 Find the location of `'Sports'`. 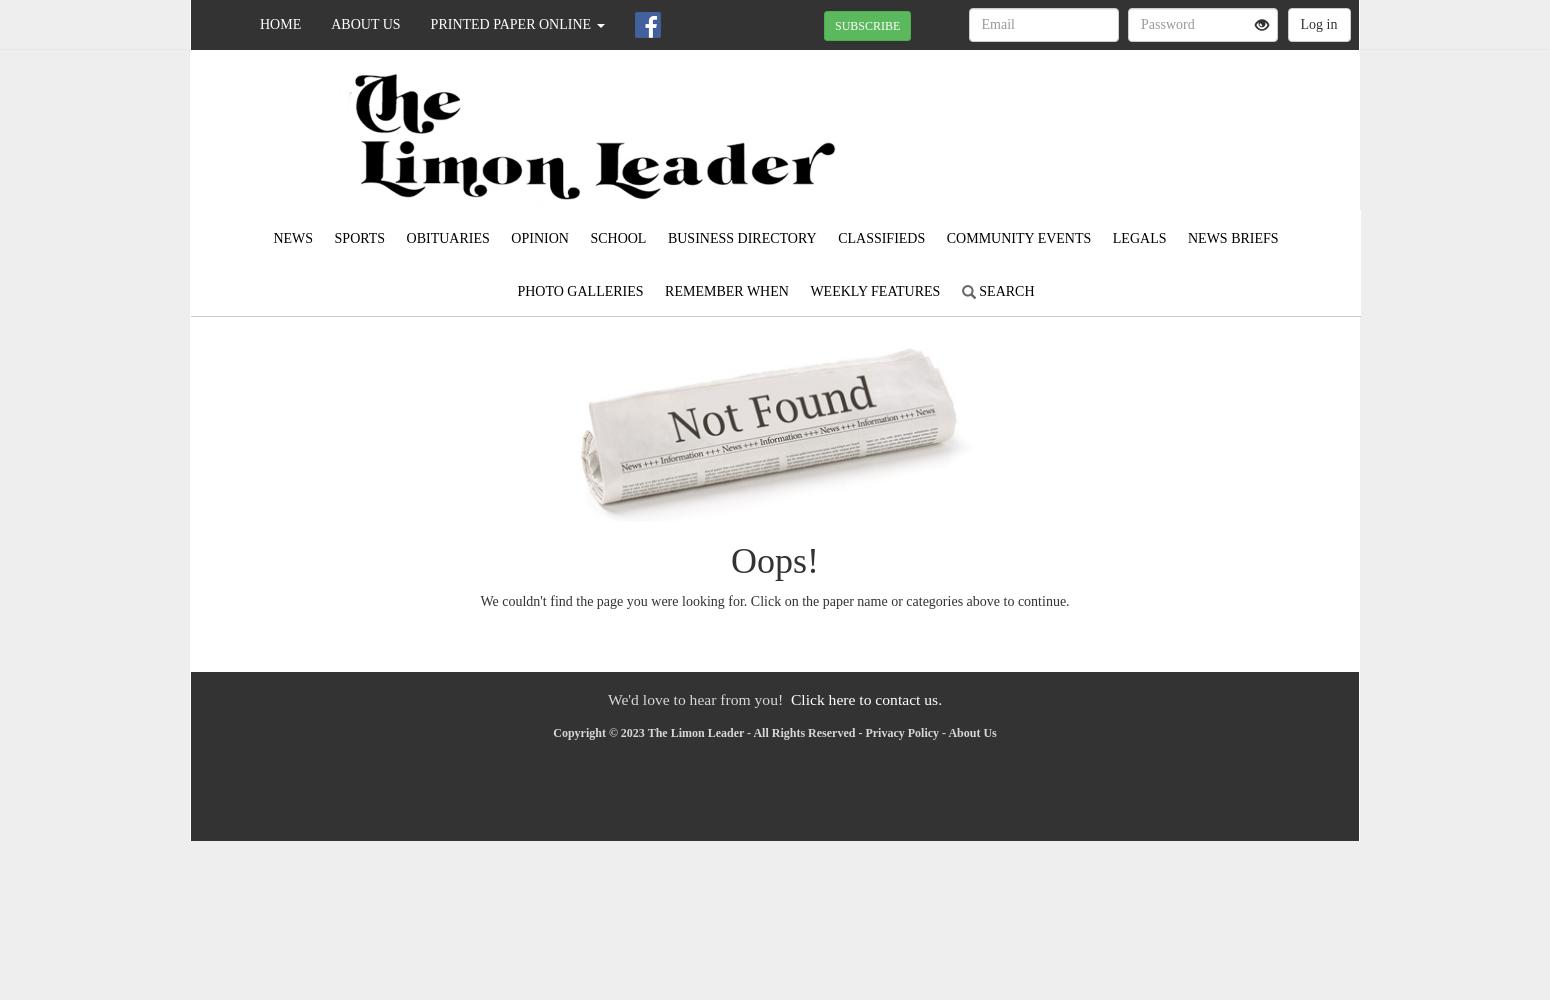

'Sports' is located at coordinates (358, 237).